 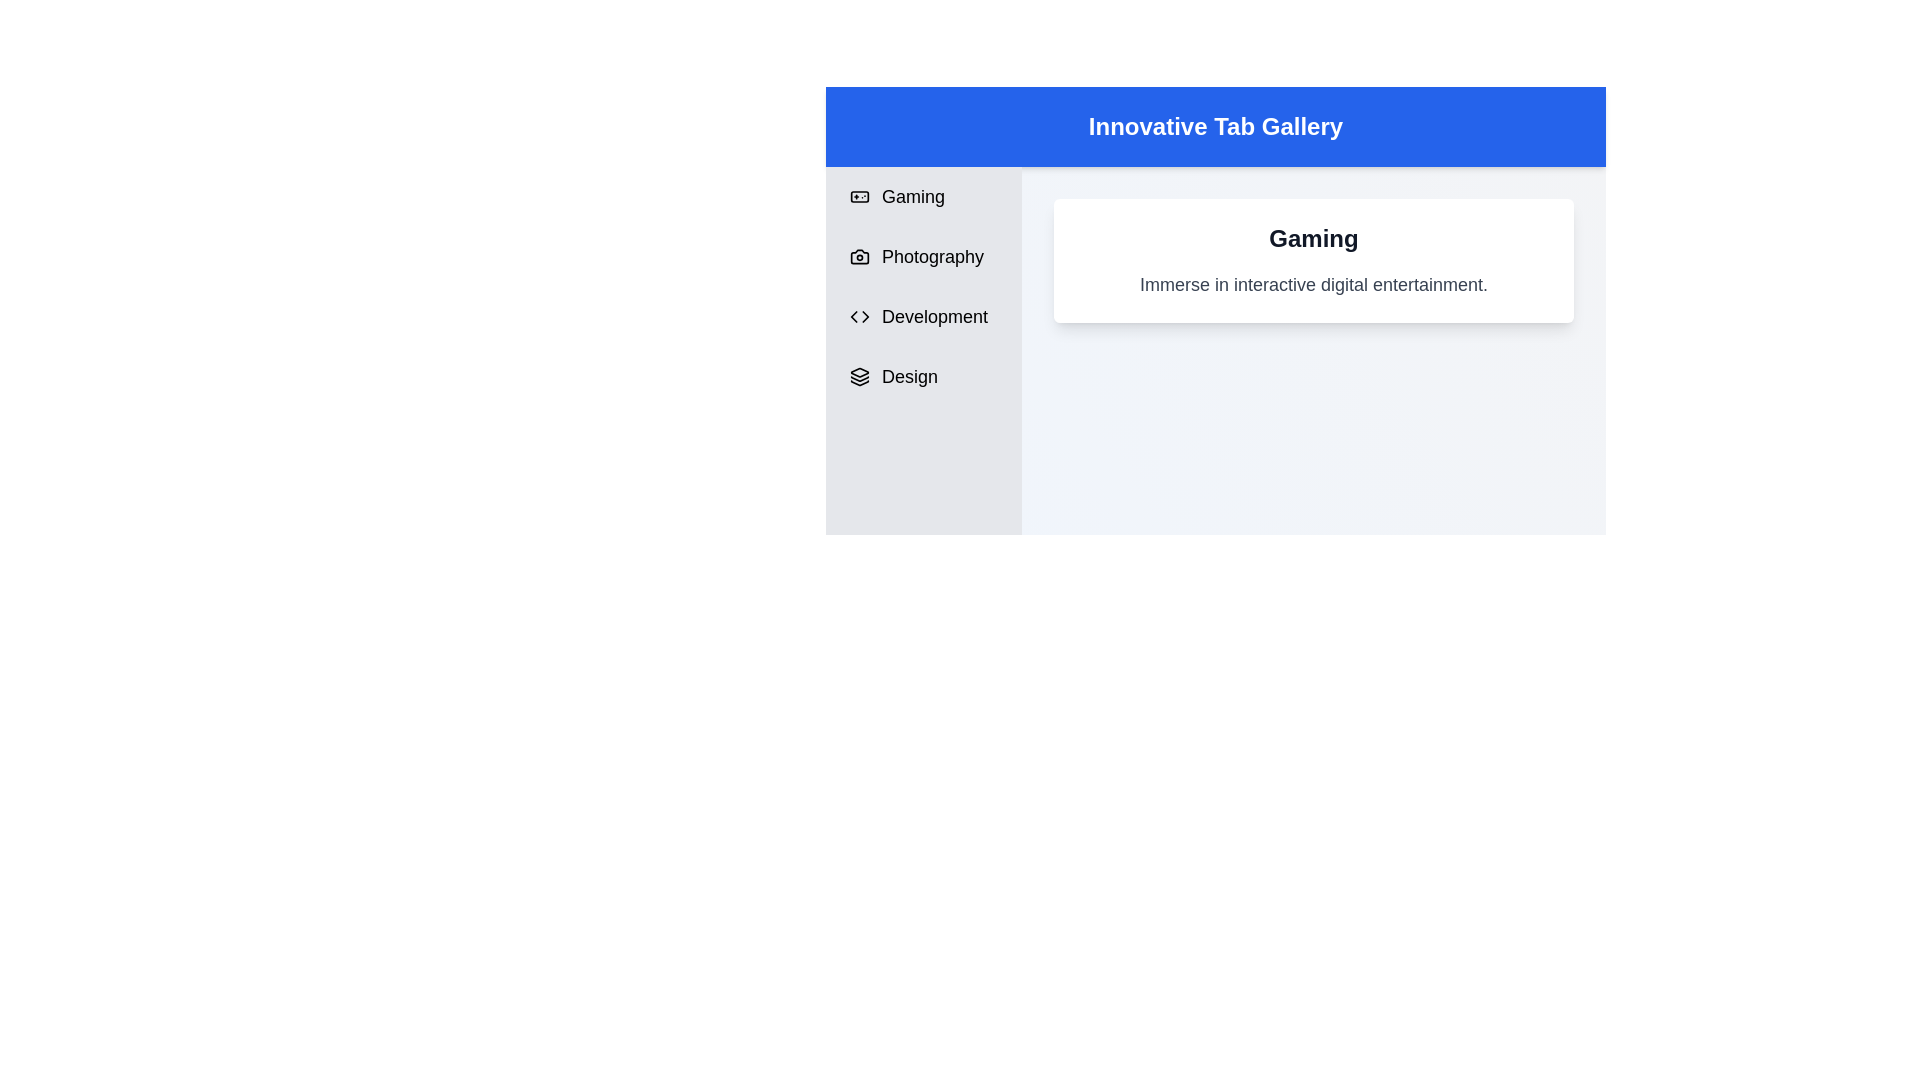 I want to click on the tab labeled Photography to switch content, so click(x=922, y=256).